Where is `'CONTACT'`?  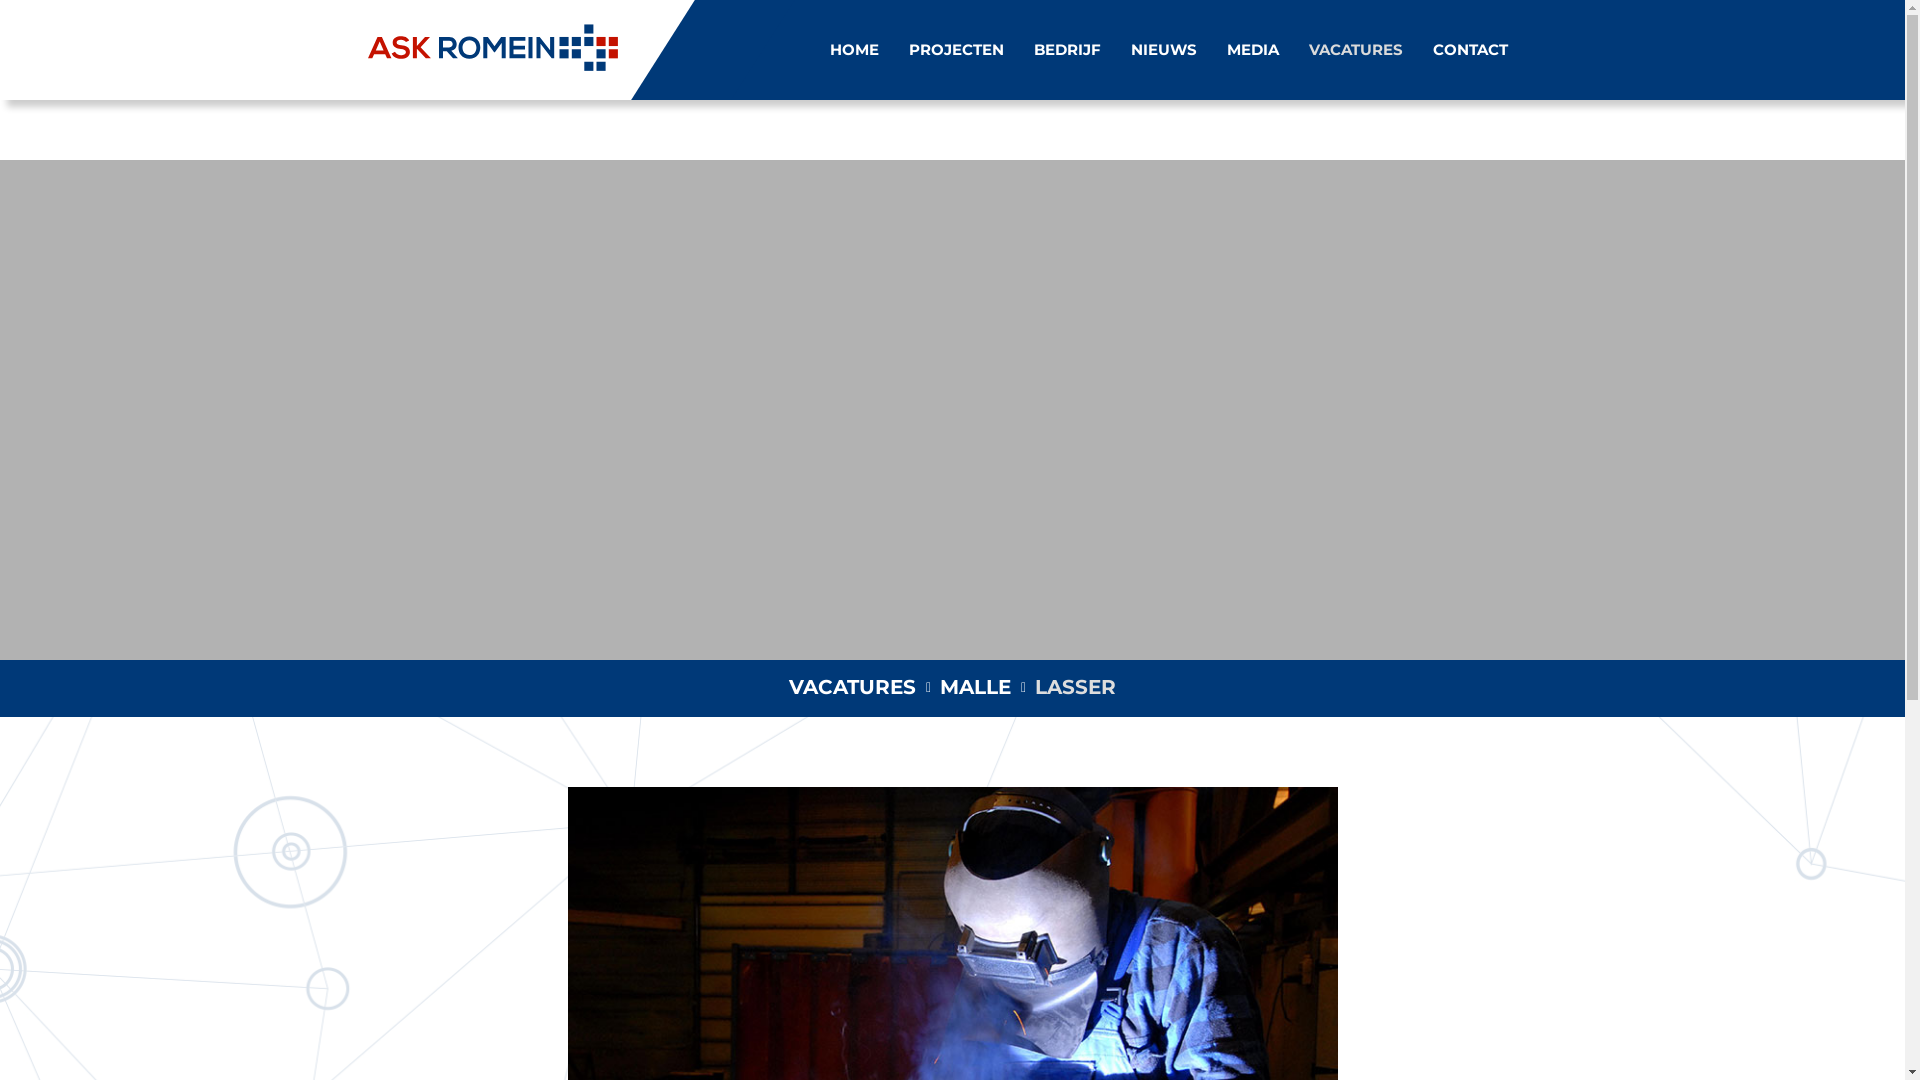
'CONTACT' is located at coordinates (1469, 49).